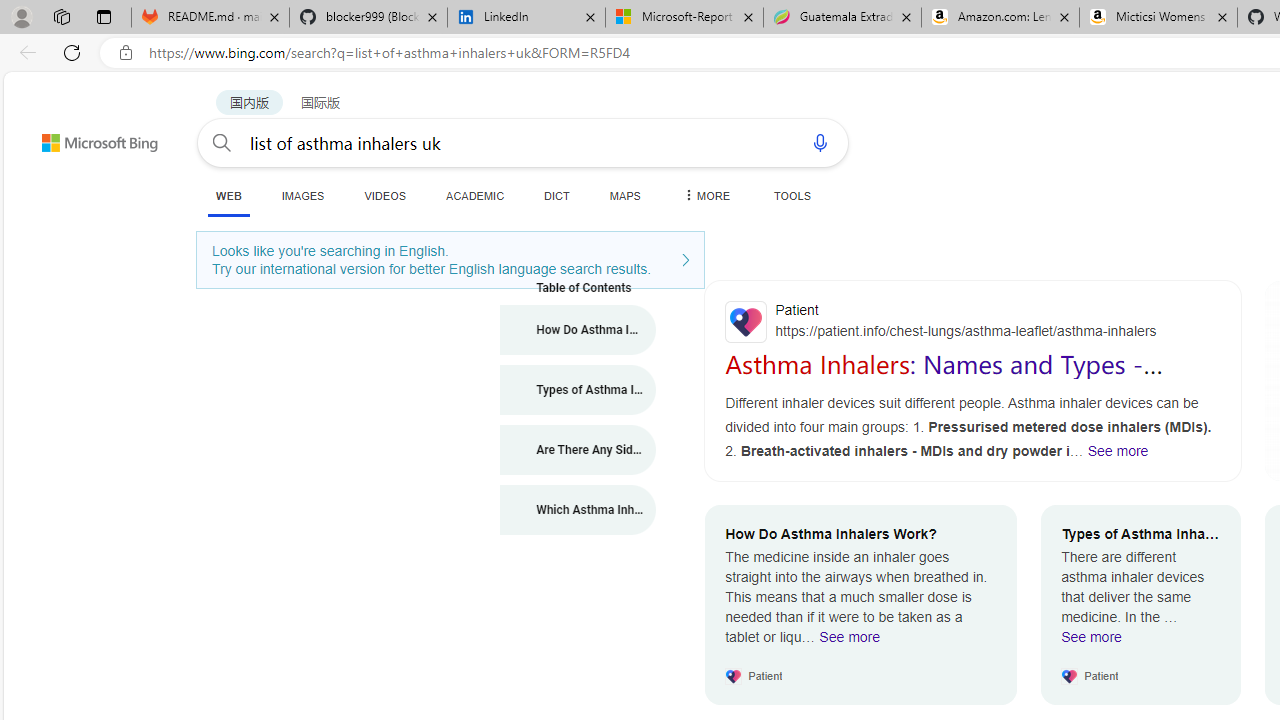  What do you see at coordinates (557, 195) in the screenshot?
I see `'DICT'` at bounding box center [557, 195].